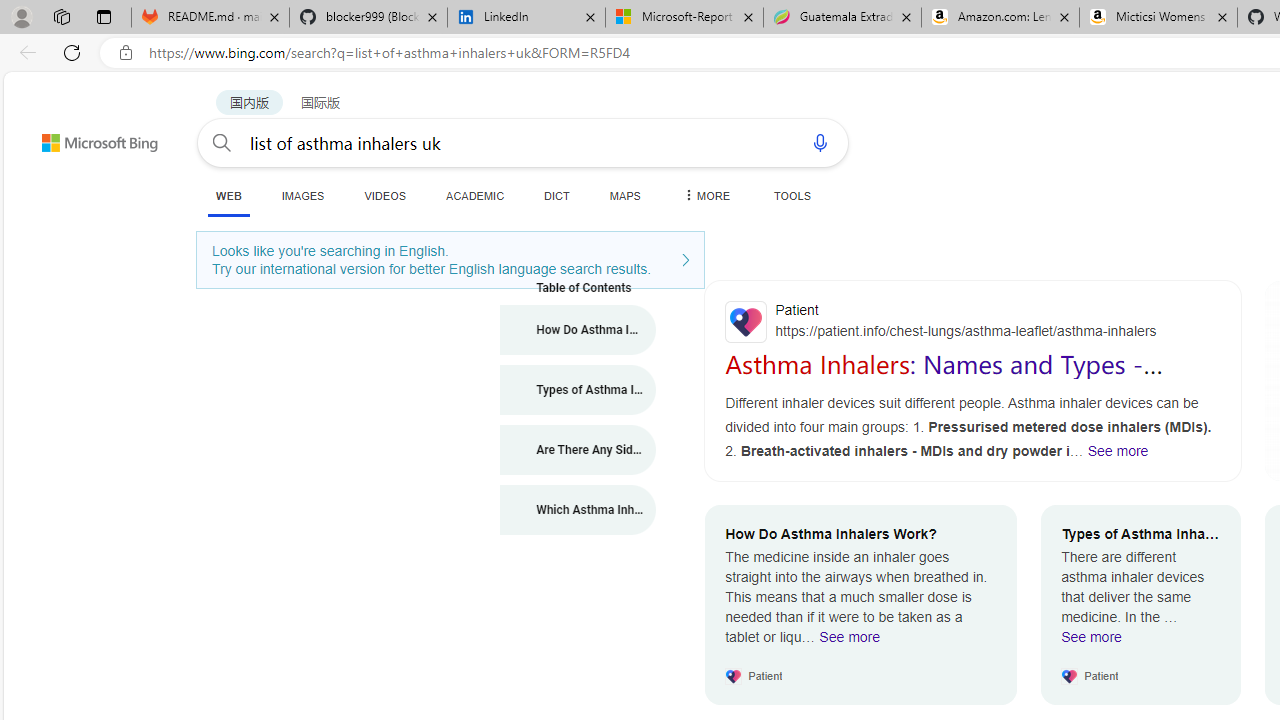  What do you see at coordinates (557, 195) in the screenshot?
I see `'DICT'` at bounding box center [557, 195].